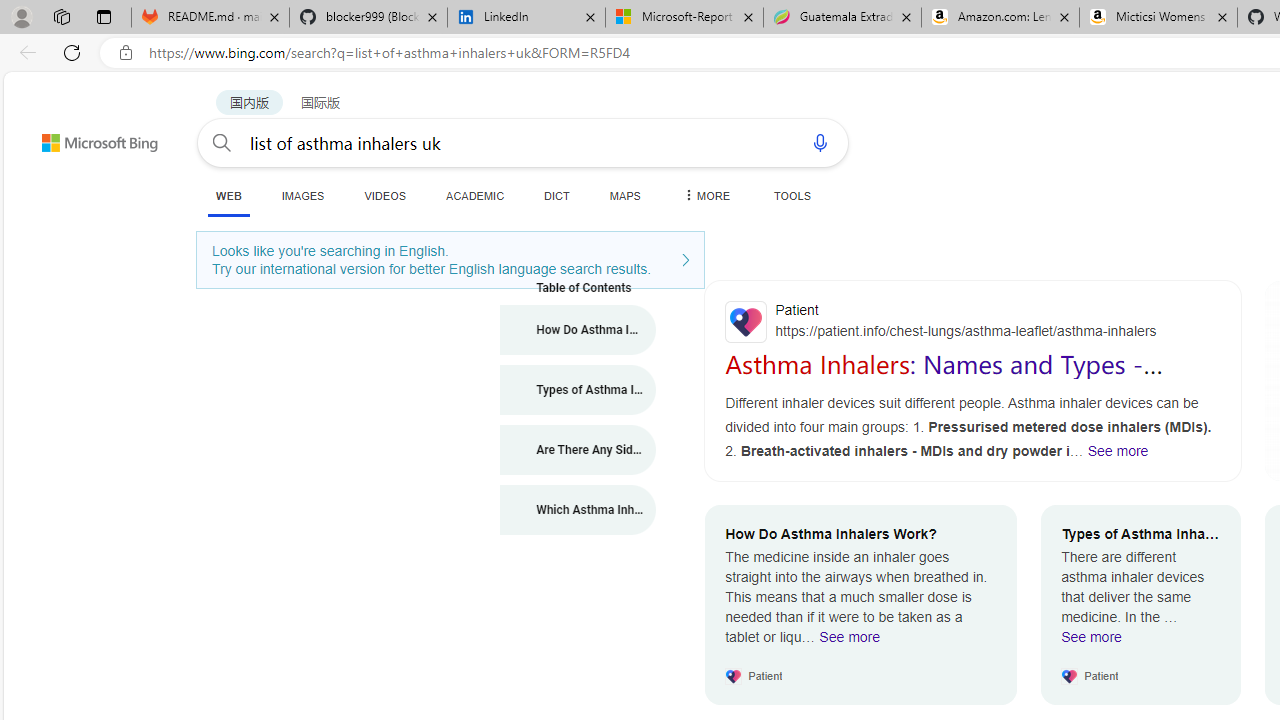  What do you see at coordinates (557, 195) in the screenshot?
I see `'DICT'` at bounding box center [557, 195].